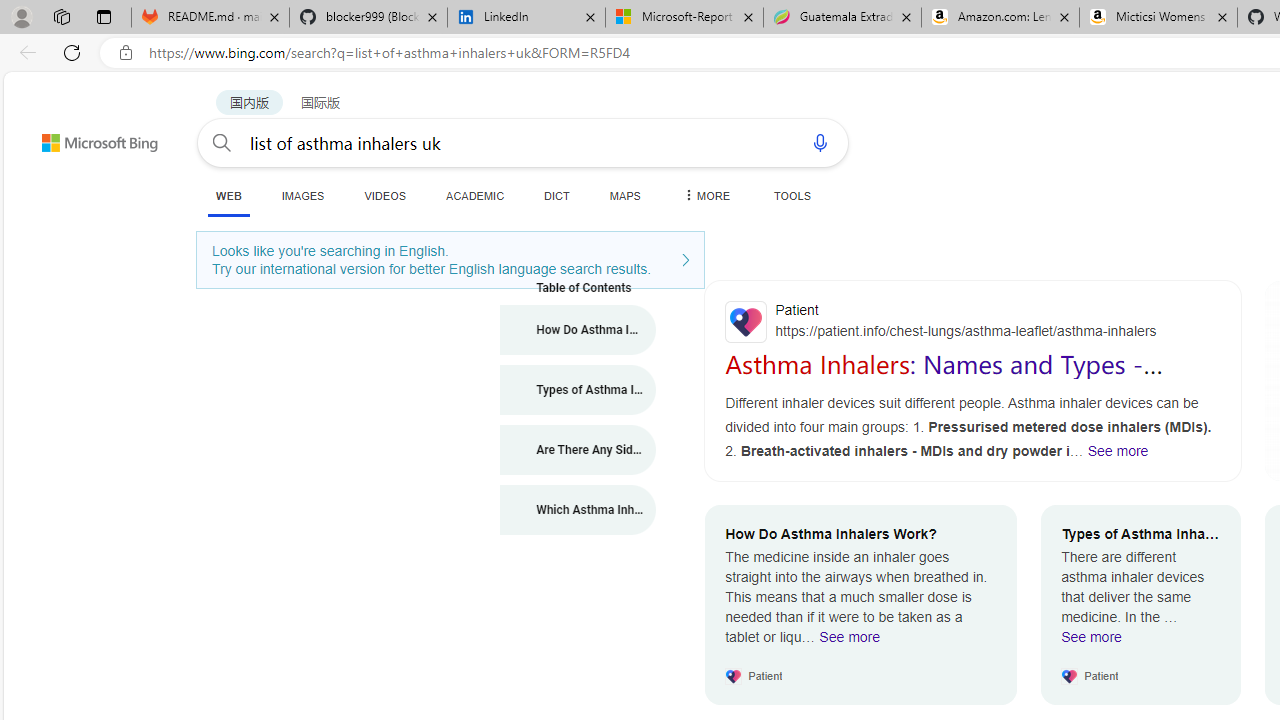  What do you see at coordinates (557, 195) in the screenshot?
I see `'DICT'` at bounding box center [557, 195].